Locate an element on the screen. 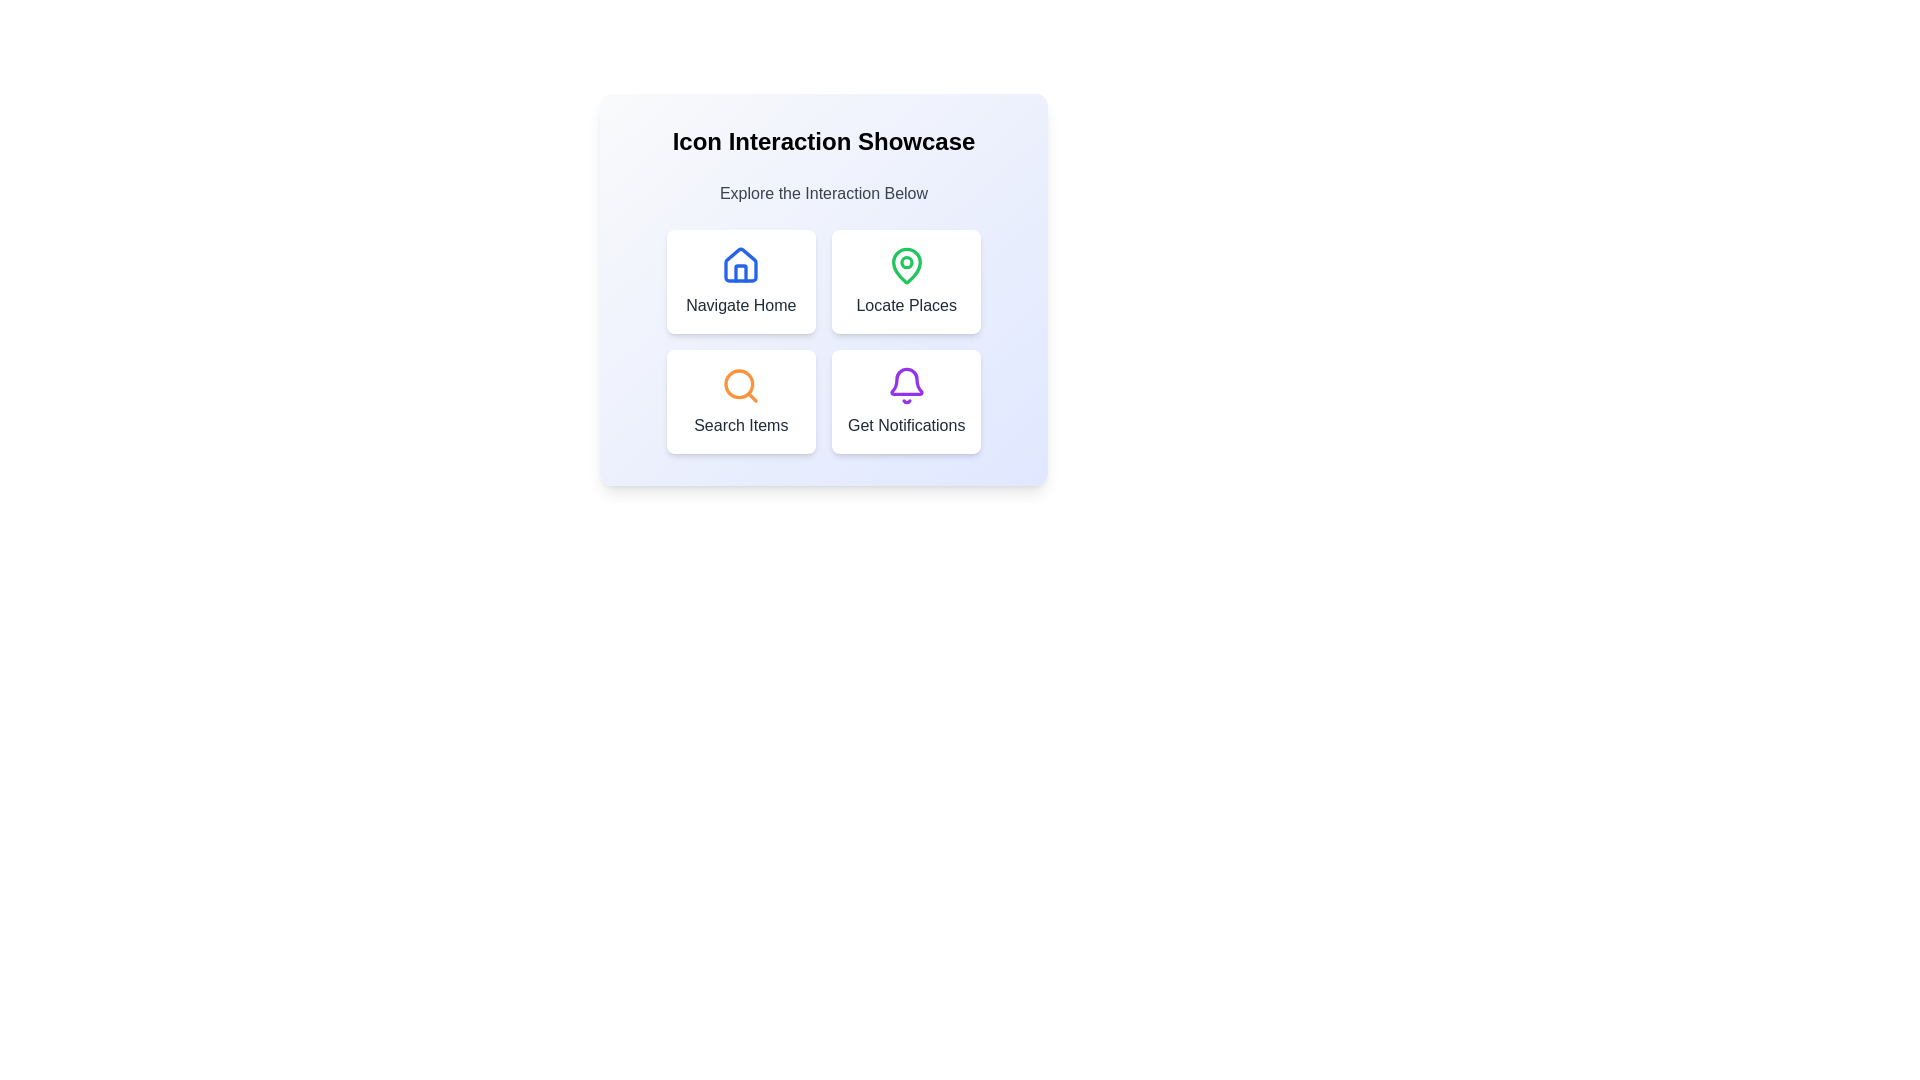 The height and width of the screenshot is (1080, 1920). the search button located in the lower-left quadrant of a 2x2 grid, which is the third button below the 'Navigate Home' button, to initiate a search action is located at coordinates (740, 401).